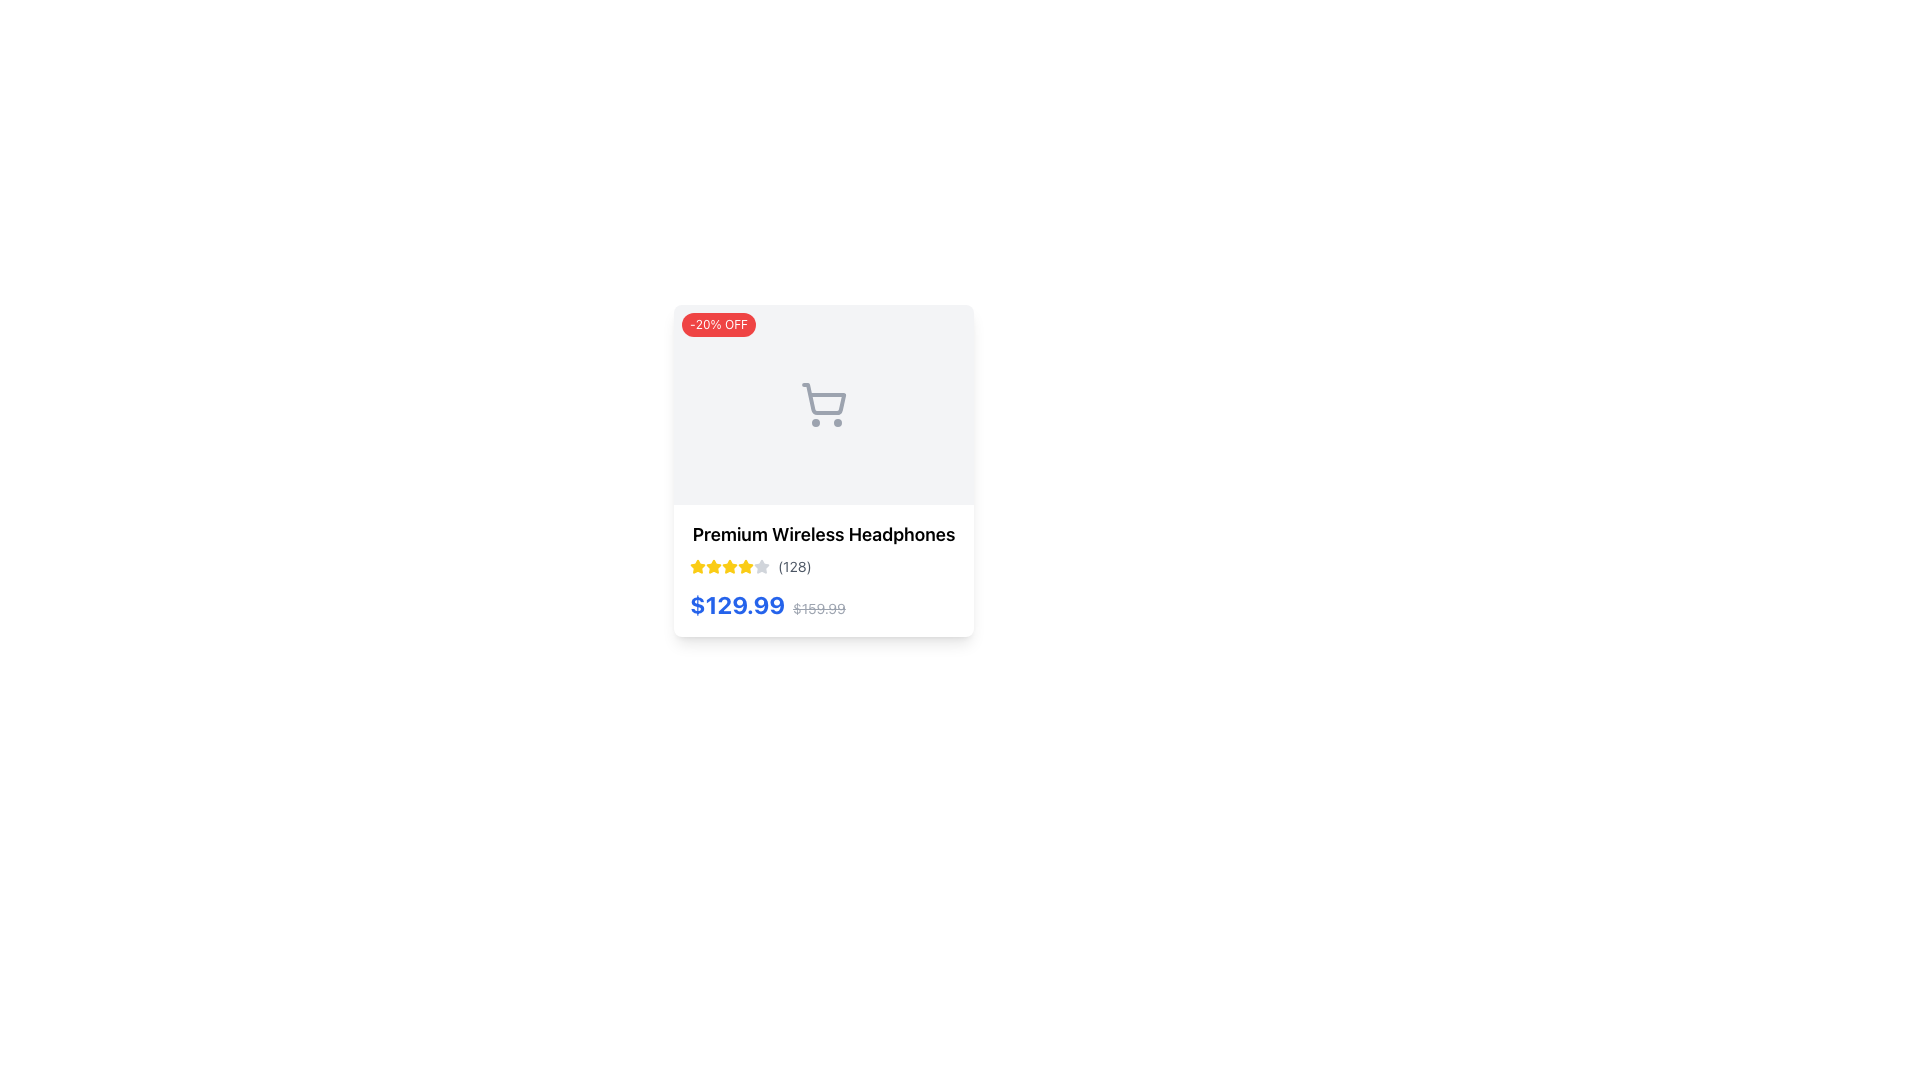 The width and height of the screenshot is (1920, 1080). I want to click on the product add-to-cart icon located at the center of the card above the product description, so click(824, 405).